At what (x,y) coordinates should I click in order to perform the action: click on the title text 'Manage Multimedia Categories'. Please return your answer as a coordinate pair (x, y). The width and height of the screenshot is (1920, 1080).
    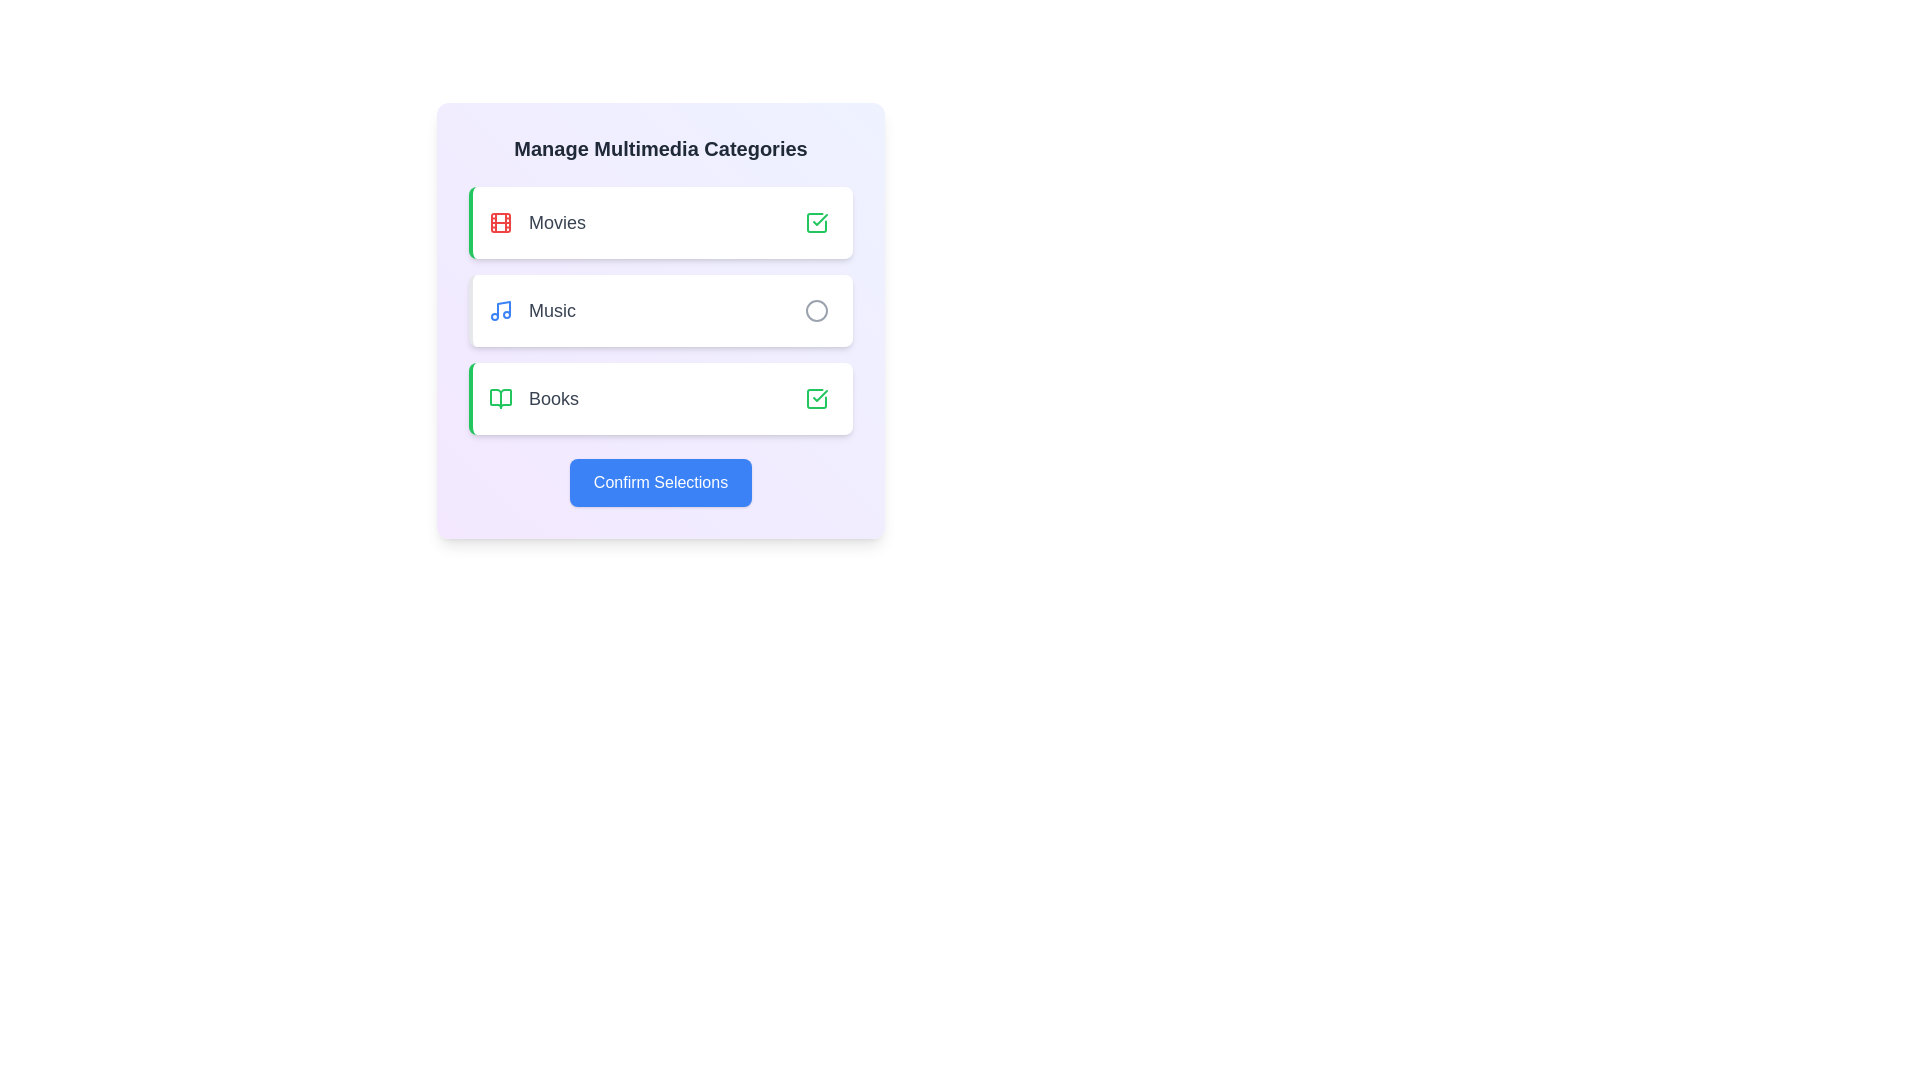
    Looking at the image, I should click on (661, 148).